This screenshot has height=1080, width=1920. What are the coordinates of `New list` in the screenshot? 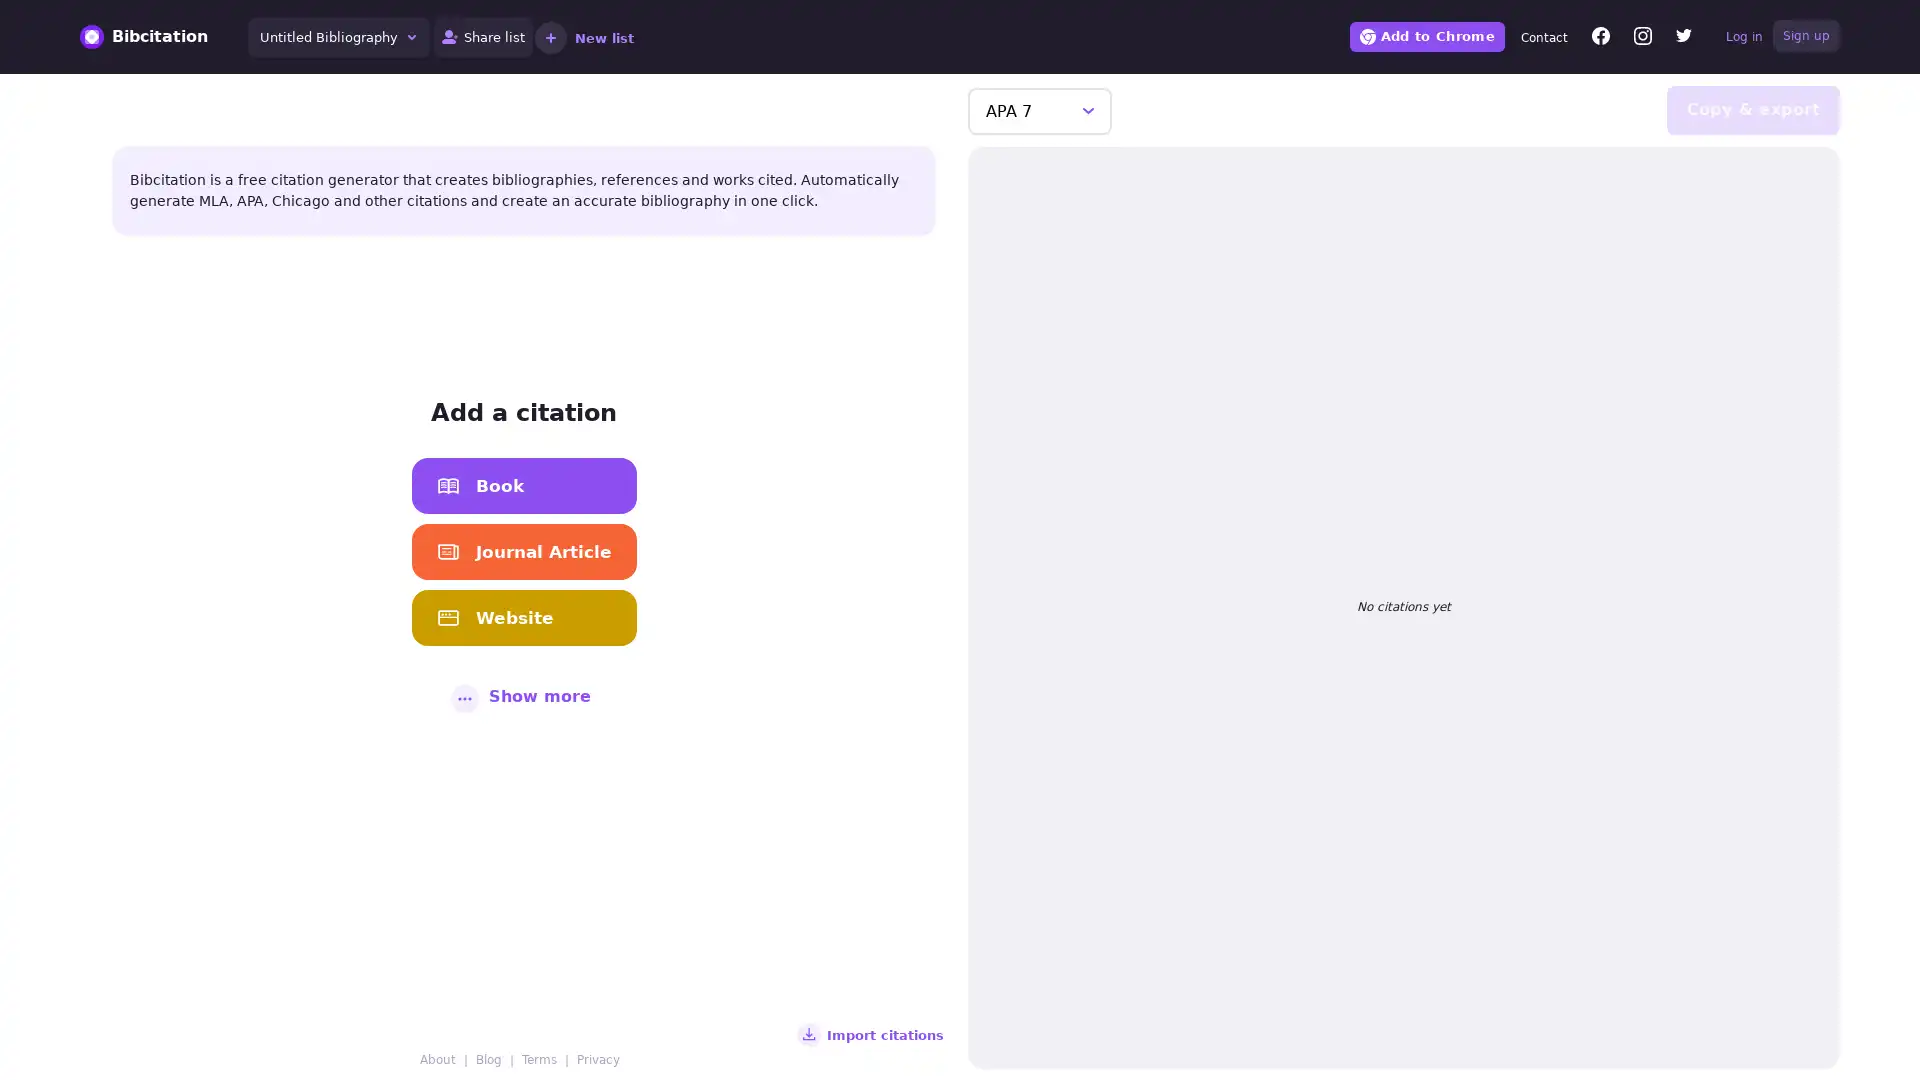 It's located at (583, 37).